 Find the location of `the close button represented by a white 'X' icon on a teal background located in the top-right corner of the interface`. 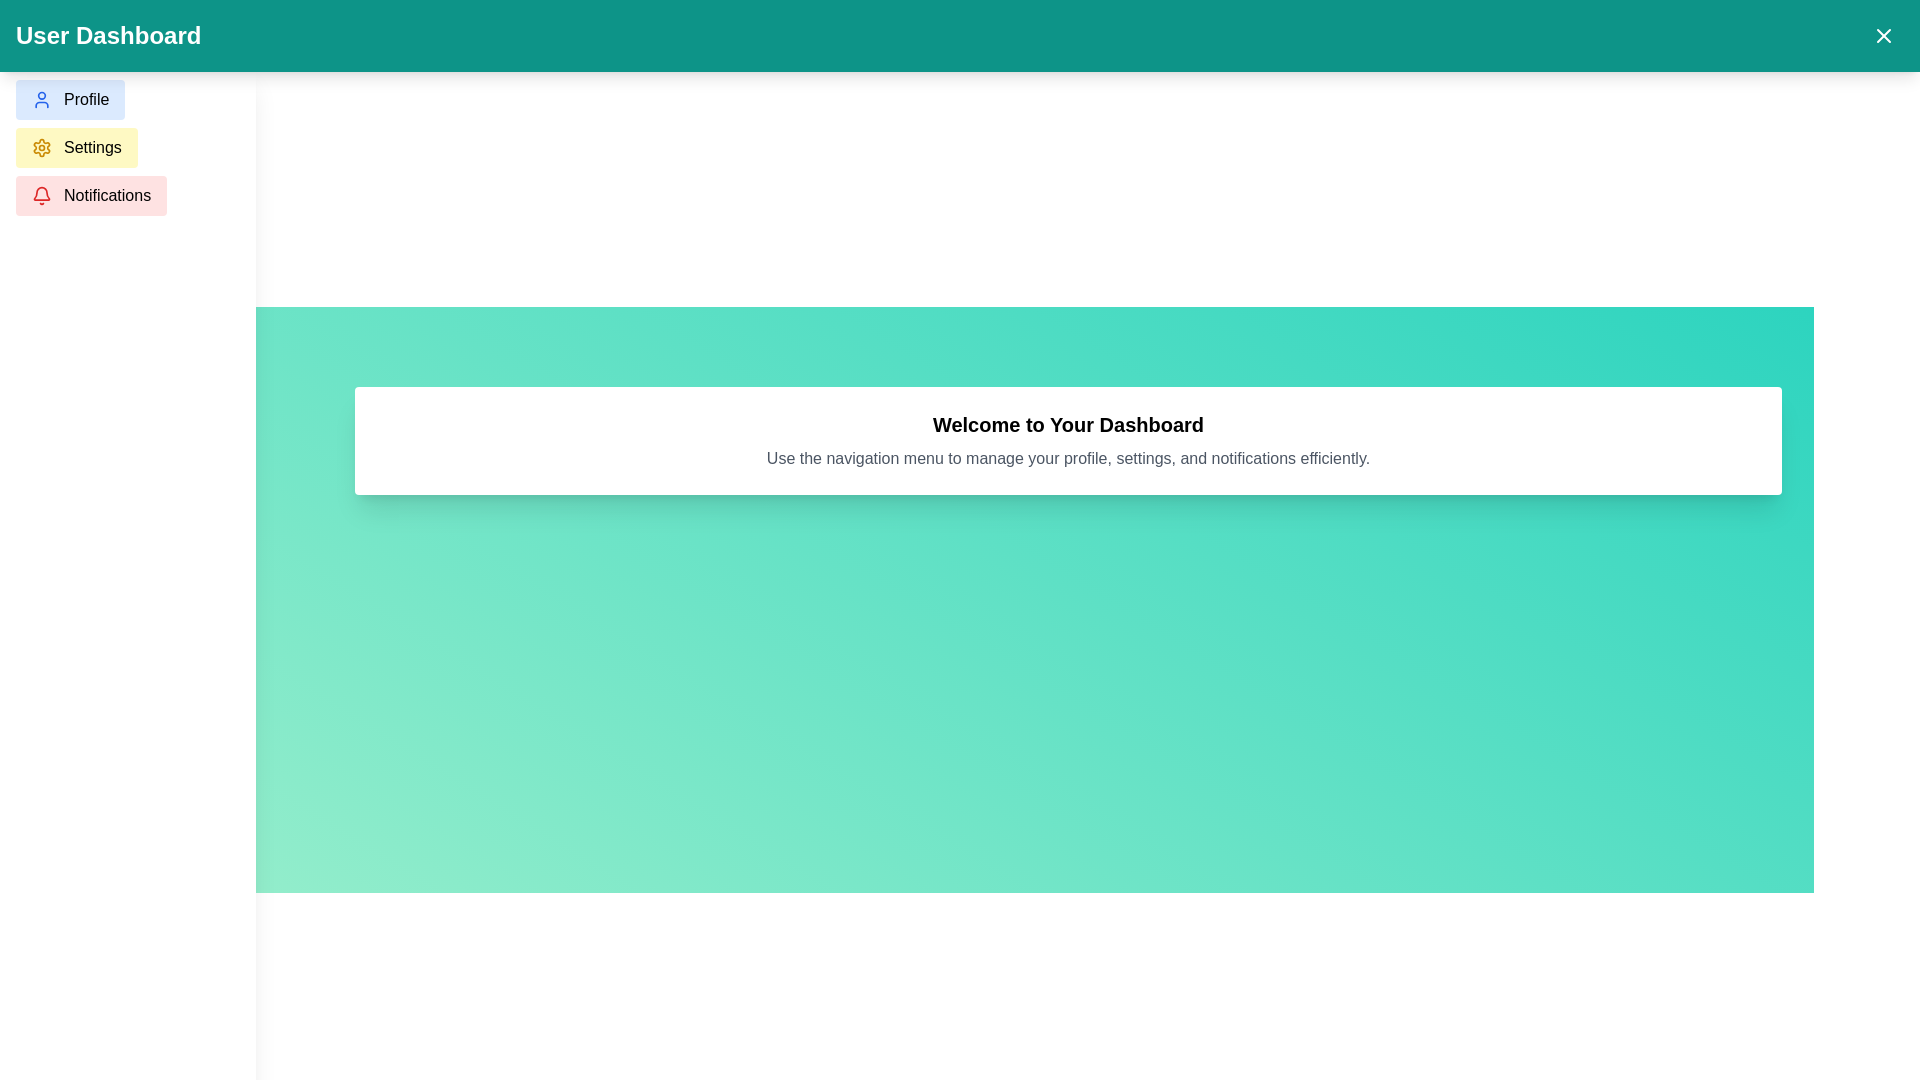

the close button represented by a white 'X' icon on a teal background located in the top-right corner of the interface is located at coordinates (1882, 35).